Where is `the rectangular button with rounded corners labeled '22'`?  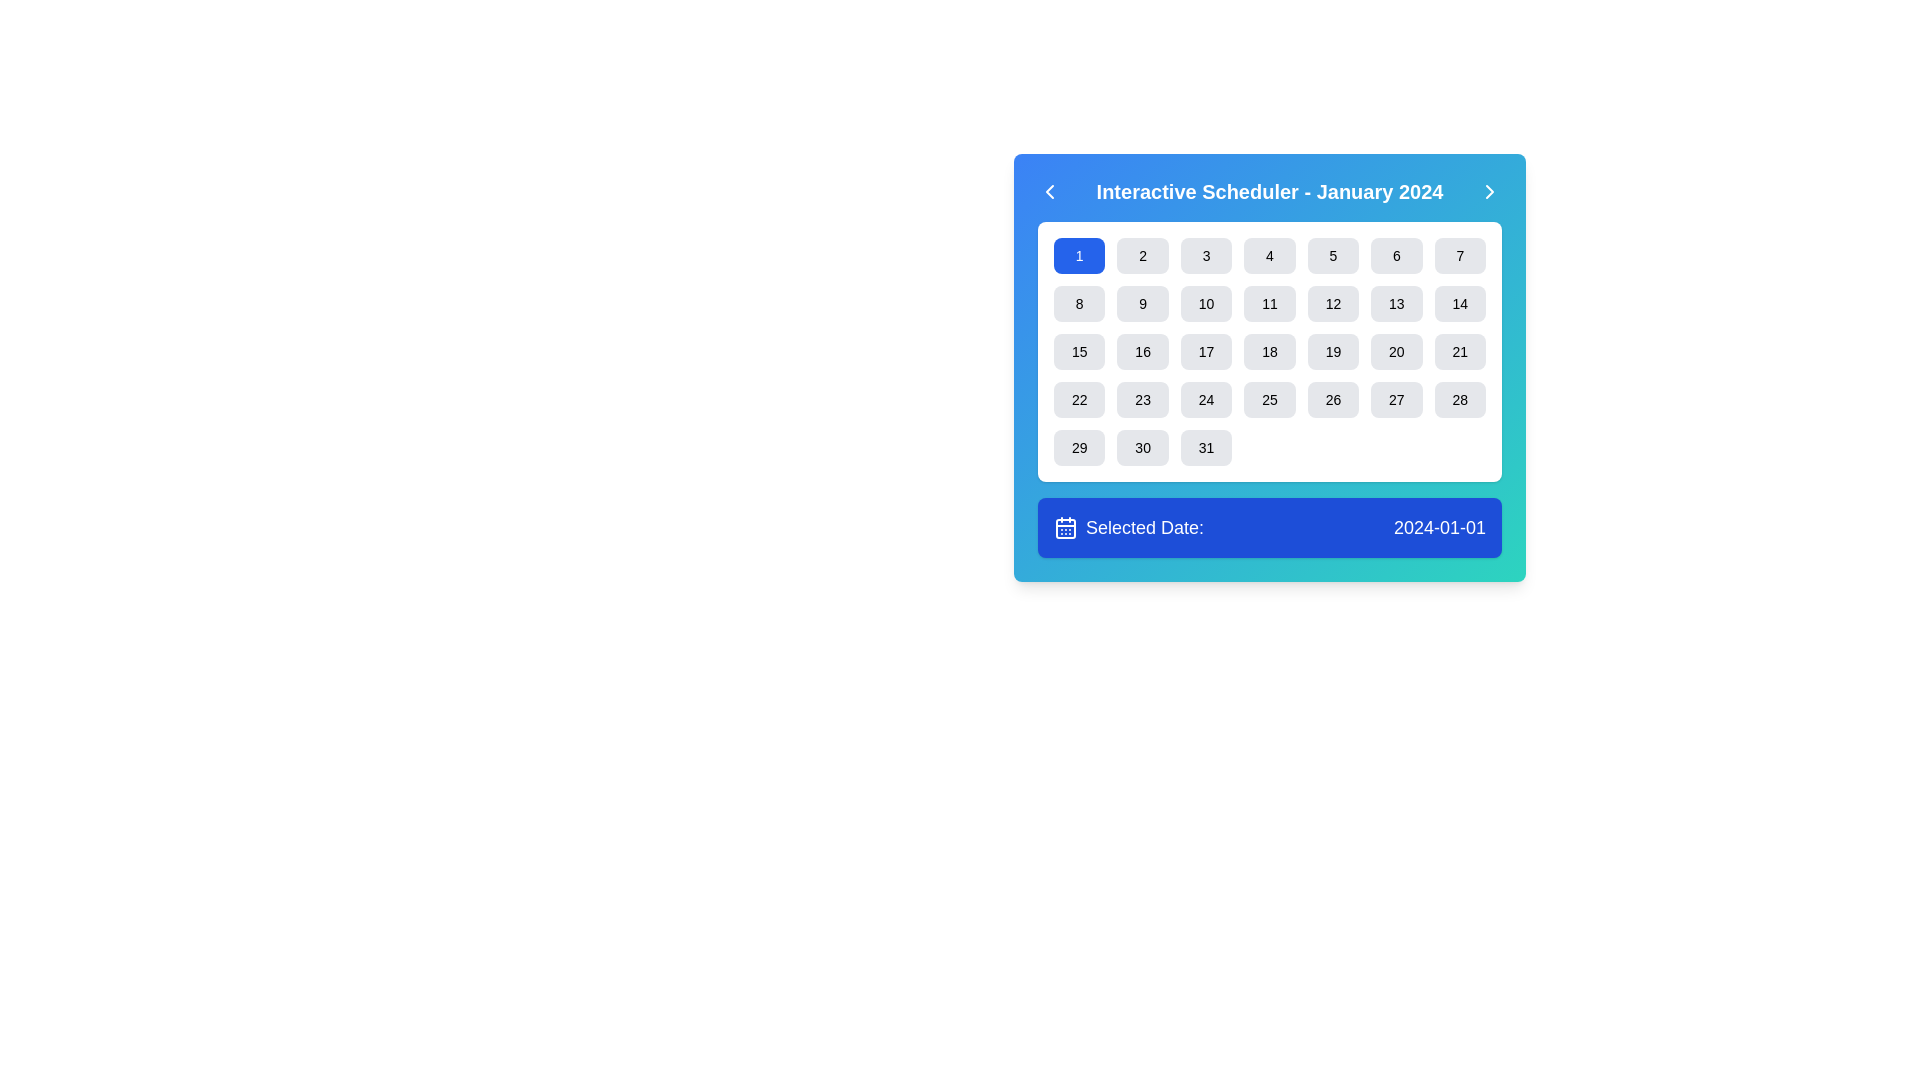 the rectangular button with rounded corners labeled '22' is located at coordinates (1078, 400).